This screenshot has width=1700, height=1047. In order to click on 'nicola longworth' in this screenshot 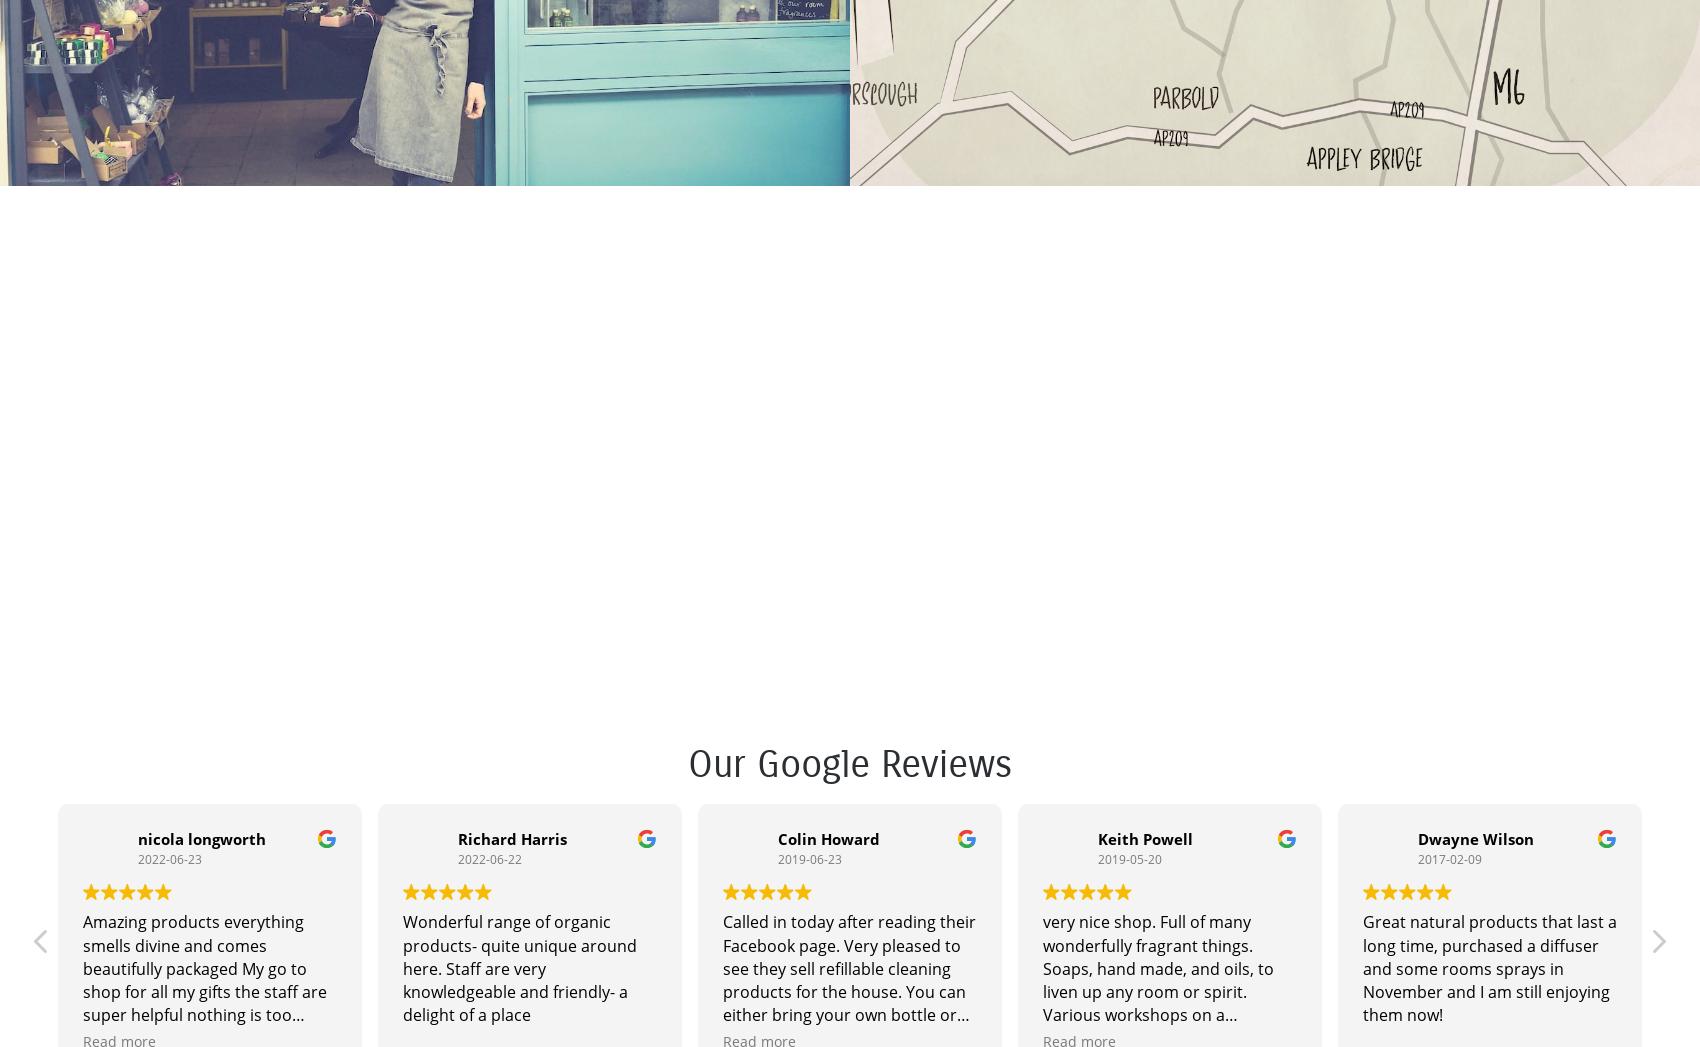, I will do `click(199, 838)`.